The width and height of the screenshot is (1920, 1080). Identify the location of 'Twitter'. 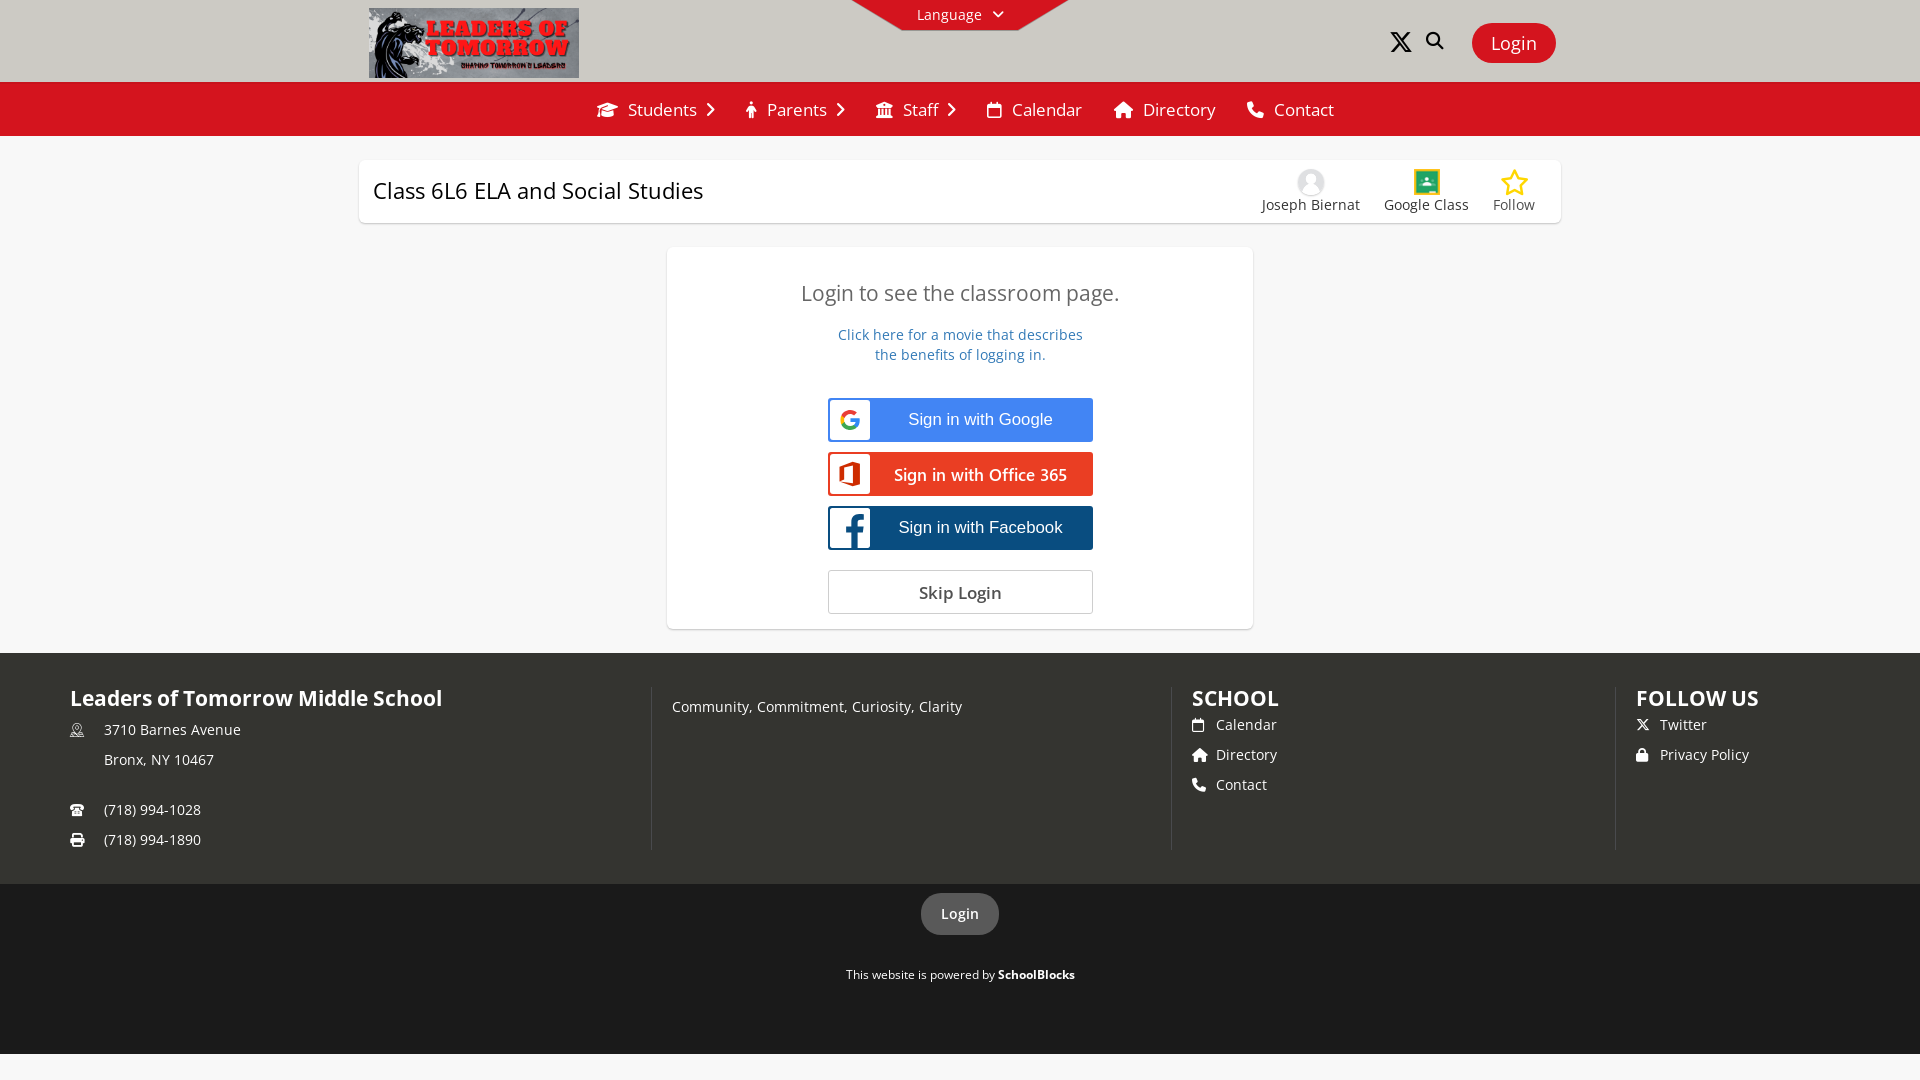
(1671, 724).